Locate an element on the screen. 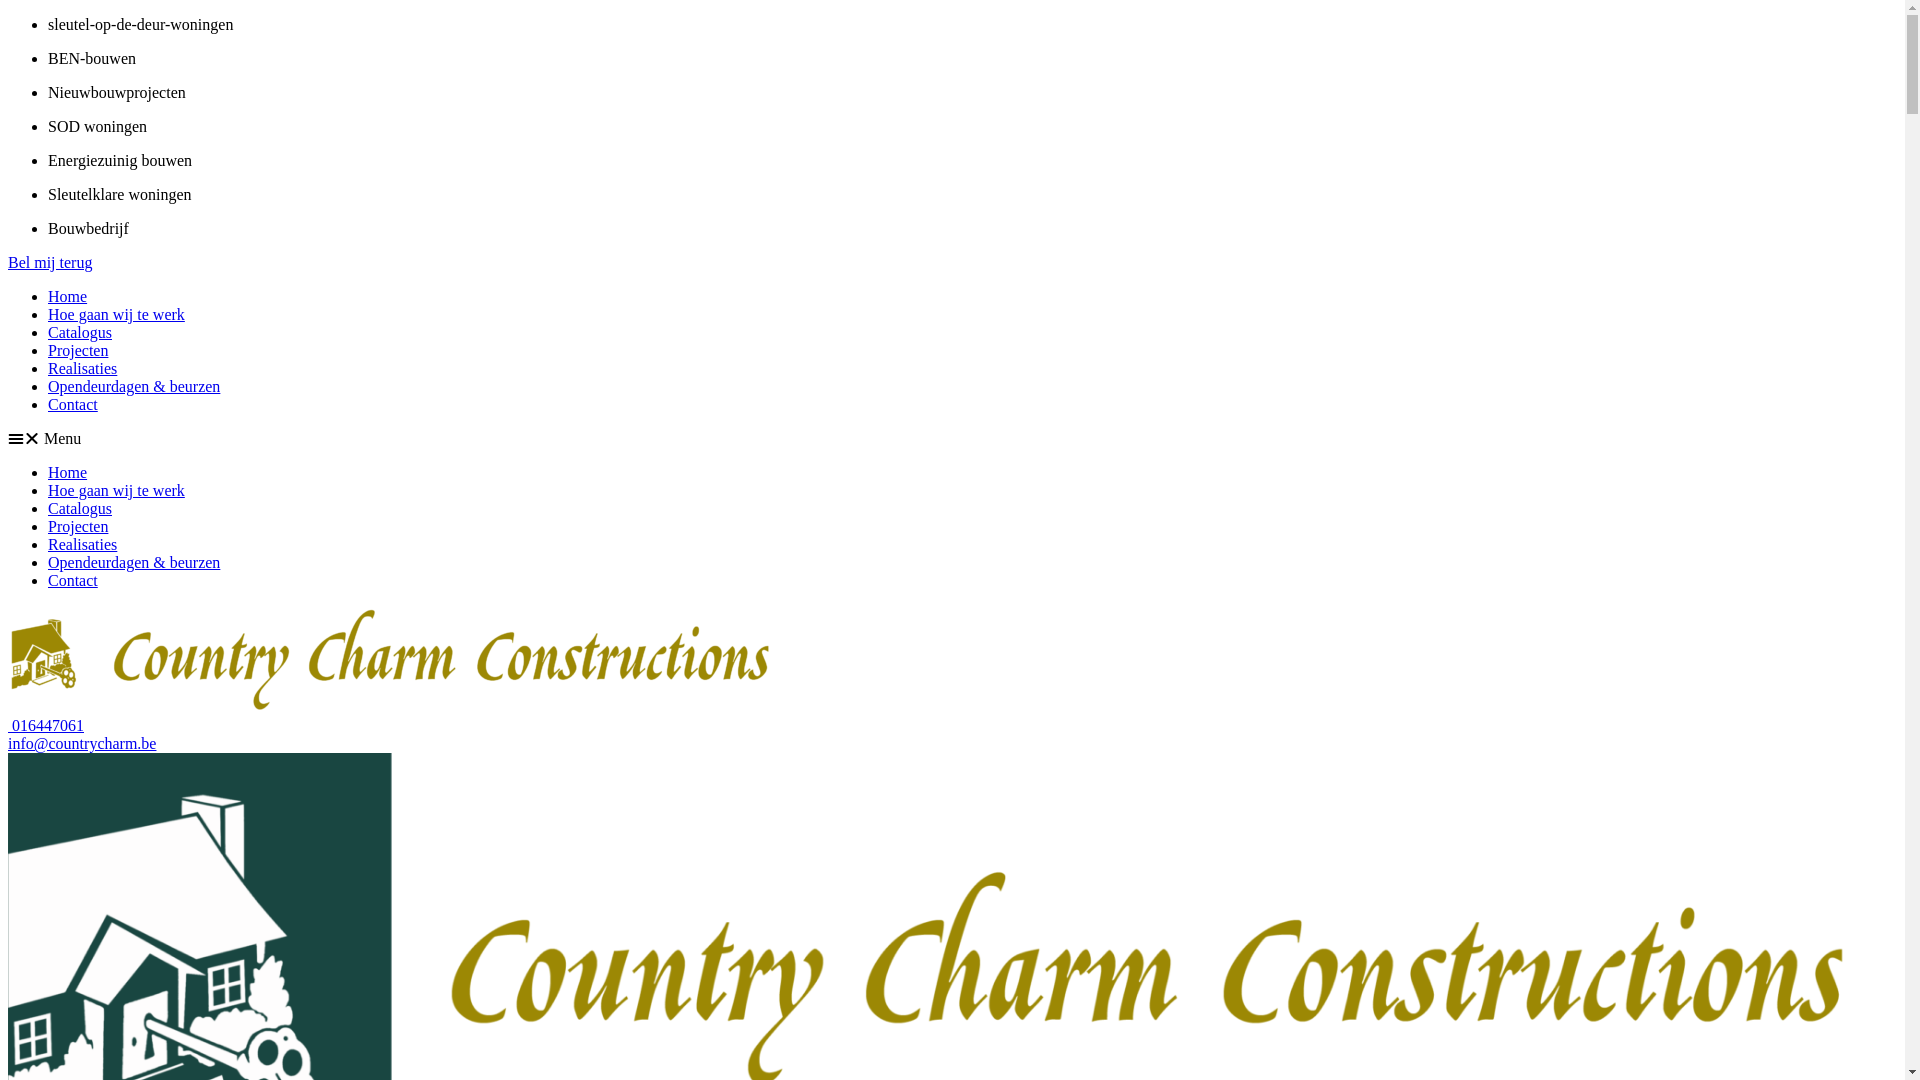  'Opendeurdagen & beurzen' is located at coordinates (133, 386).